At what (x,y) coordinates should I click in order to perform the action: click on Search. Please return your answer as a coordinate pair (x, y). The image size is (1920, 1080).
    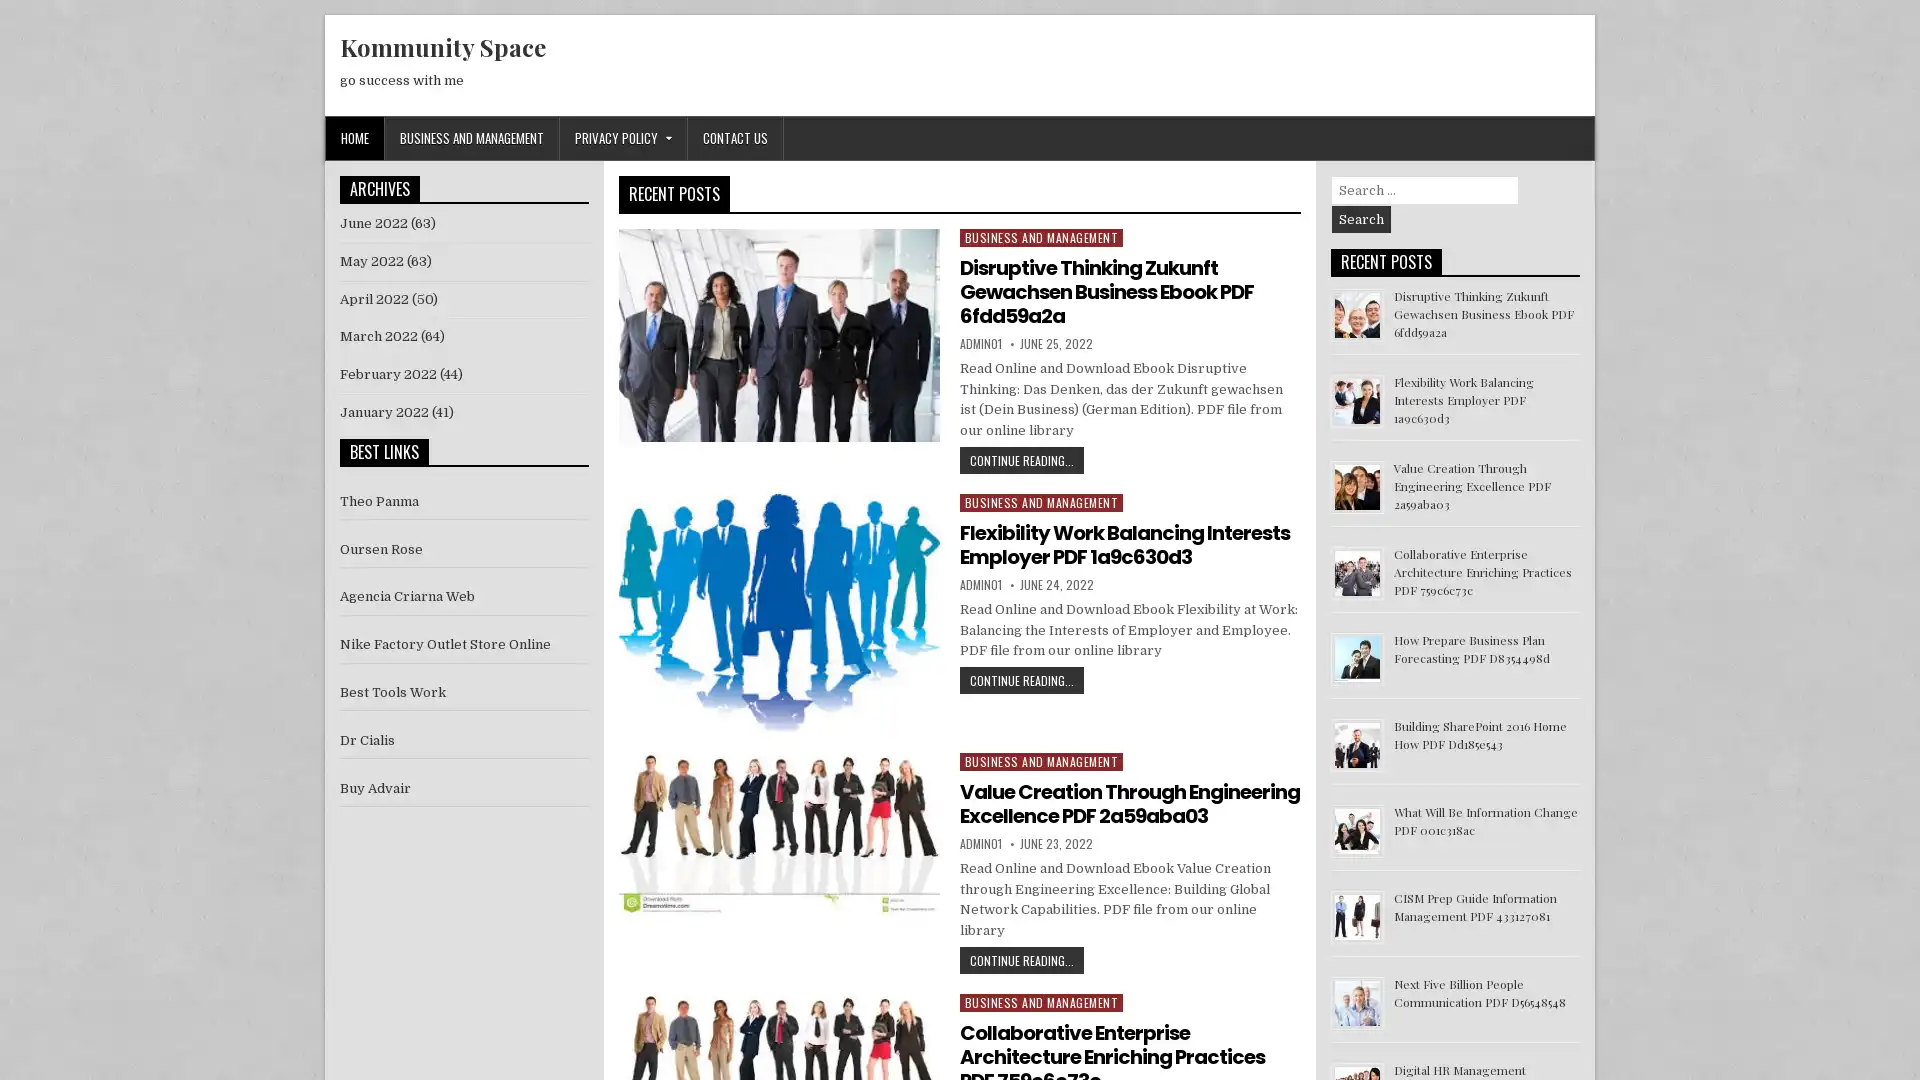
    Looking at the image, I should click on (1360, 219).